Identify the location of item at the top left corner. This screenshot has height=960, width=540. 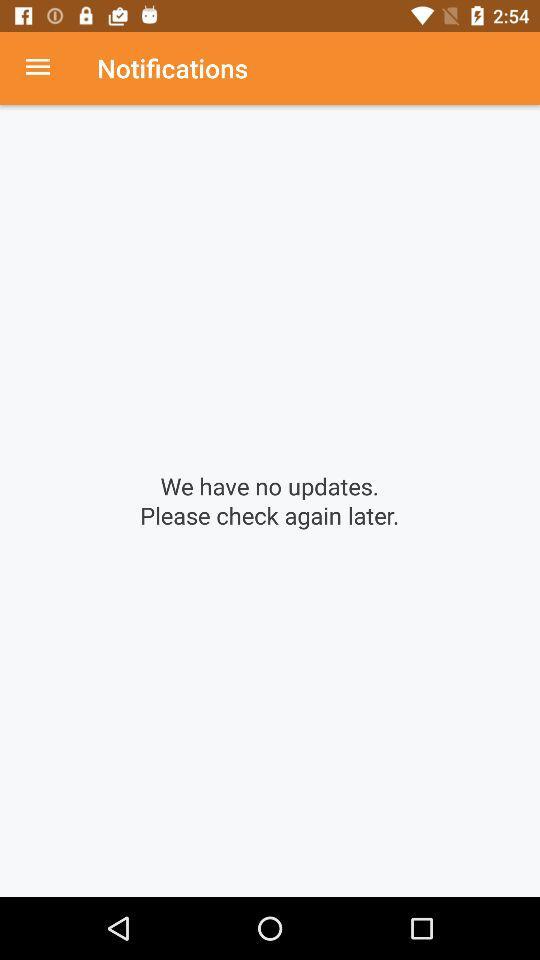
(48, 68).